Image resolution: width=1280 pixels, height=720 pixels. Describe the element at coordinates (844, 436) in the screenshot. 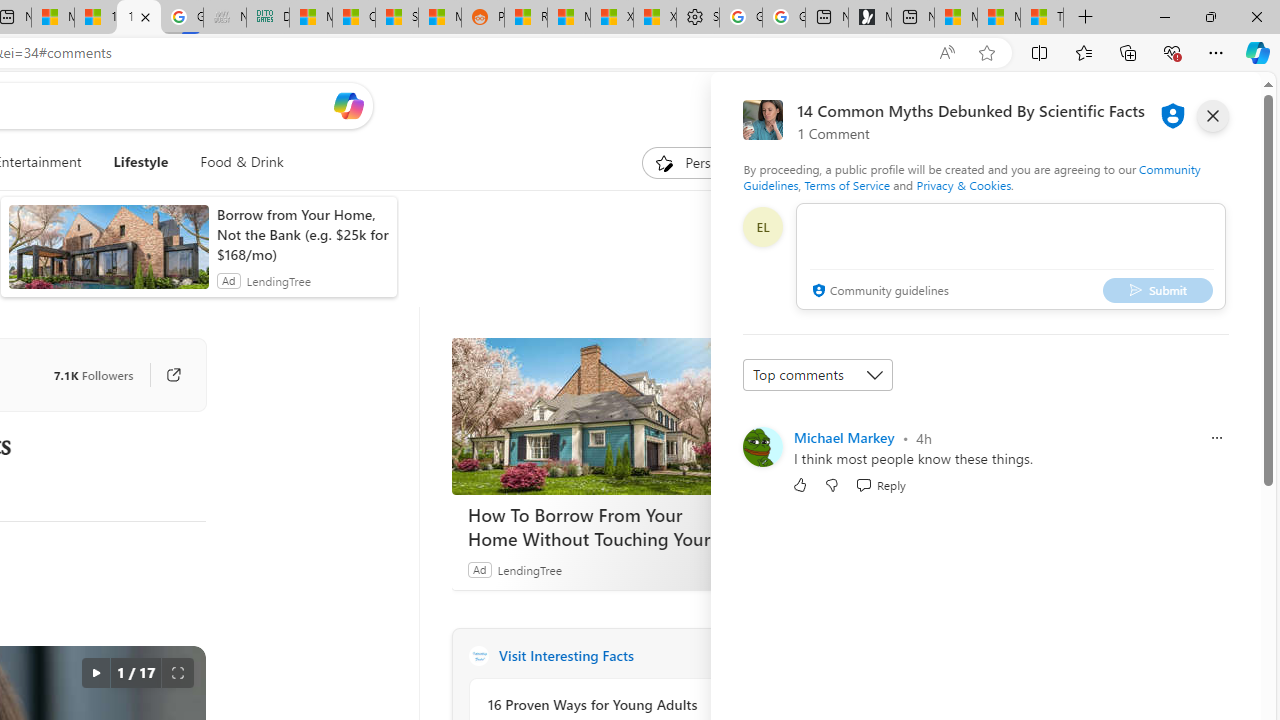

I see `'Michael Markey'` at that location.